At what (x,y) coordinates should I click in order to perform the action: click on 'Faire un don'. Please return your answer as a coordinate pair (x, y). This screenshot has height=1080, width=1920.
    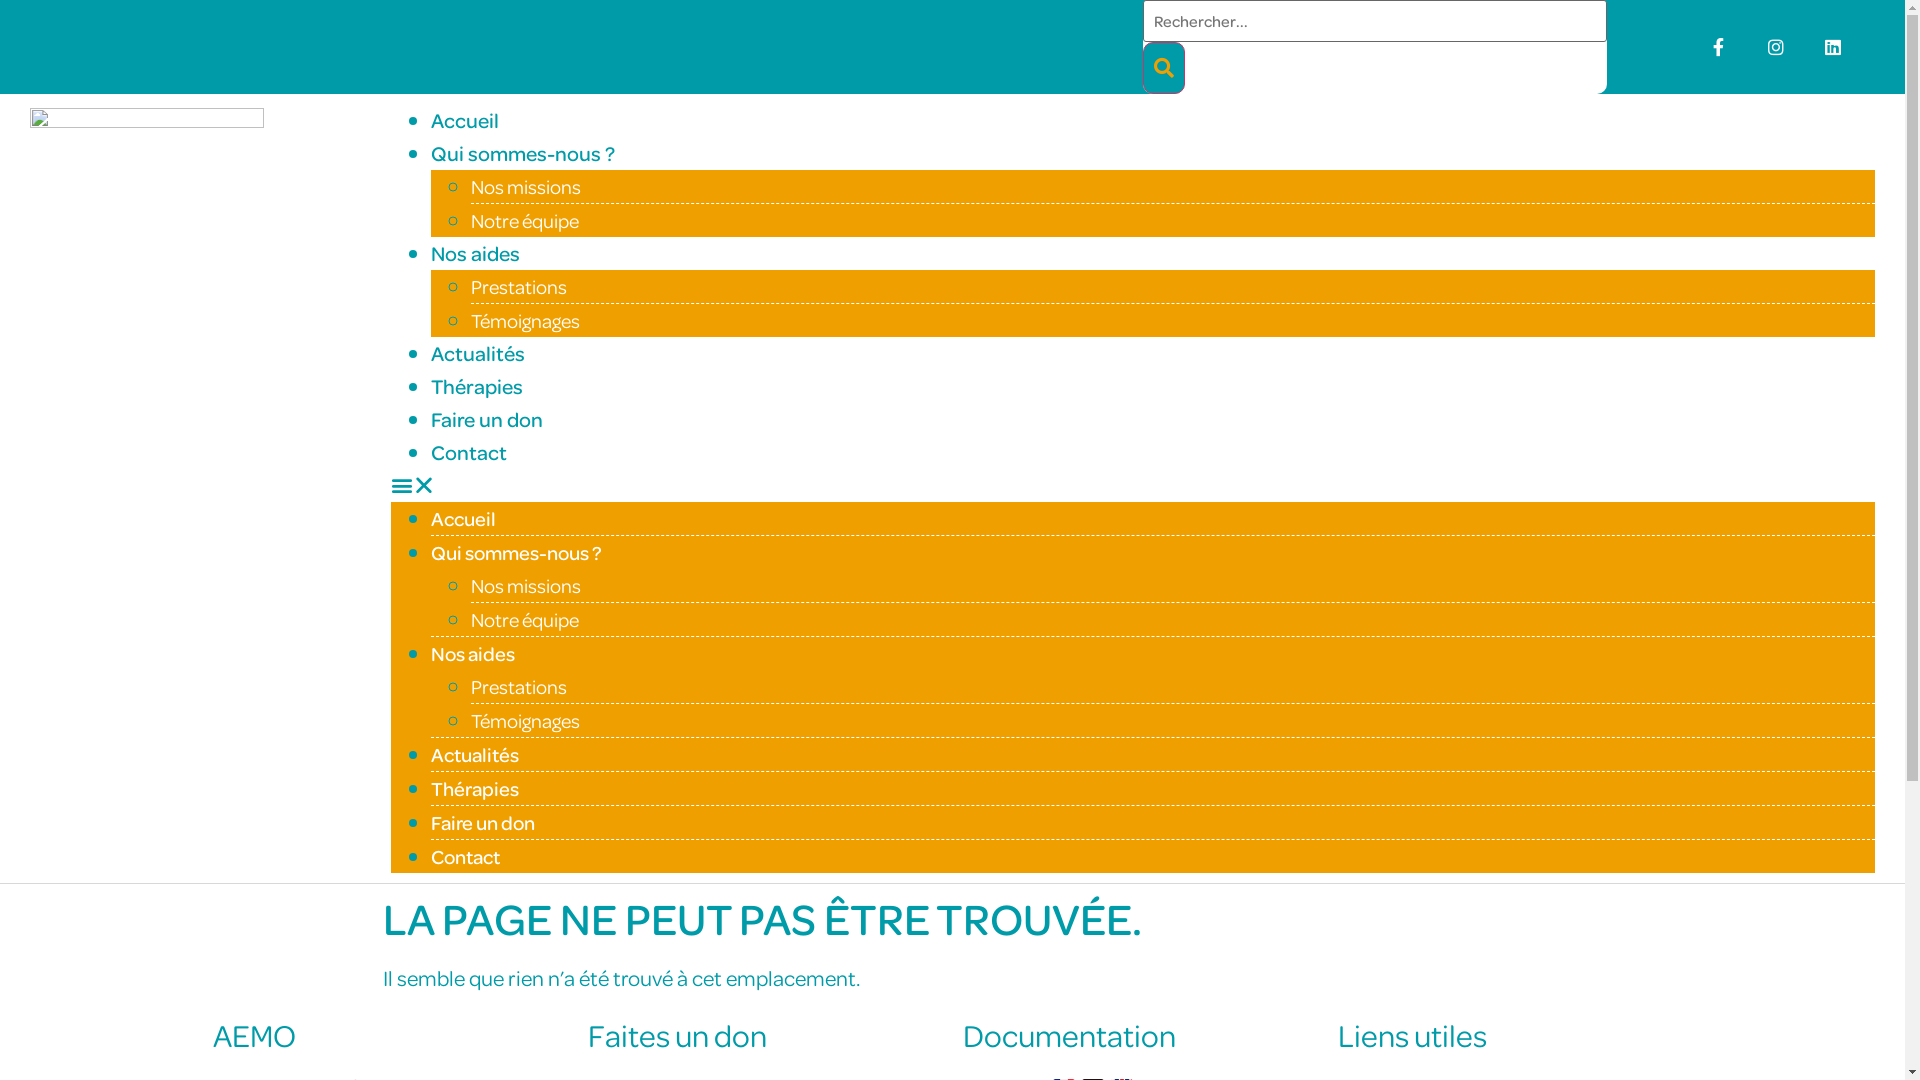
    Looking at the image, I should click on (486, 418).